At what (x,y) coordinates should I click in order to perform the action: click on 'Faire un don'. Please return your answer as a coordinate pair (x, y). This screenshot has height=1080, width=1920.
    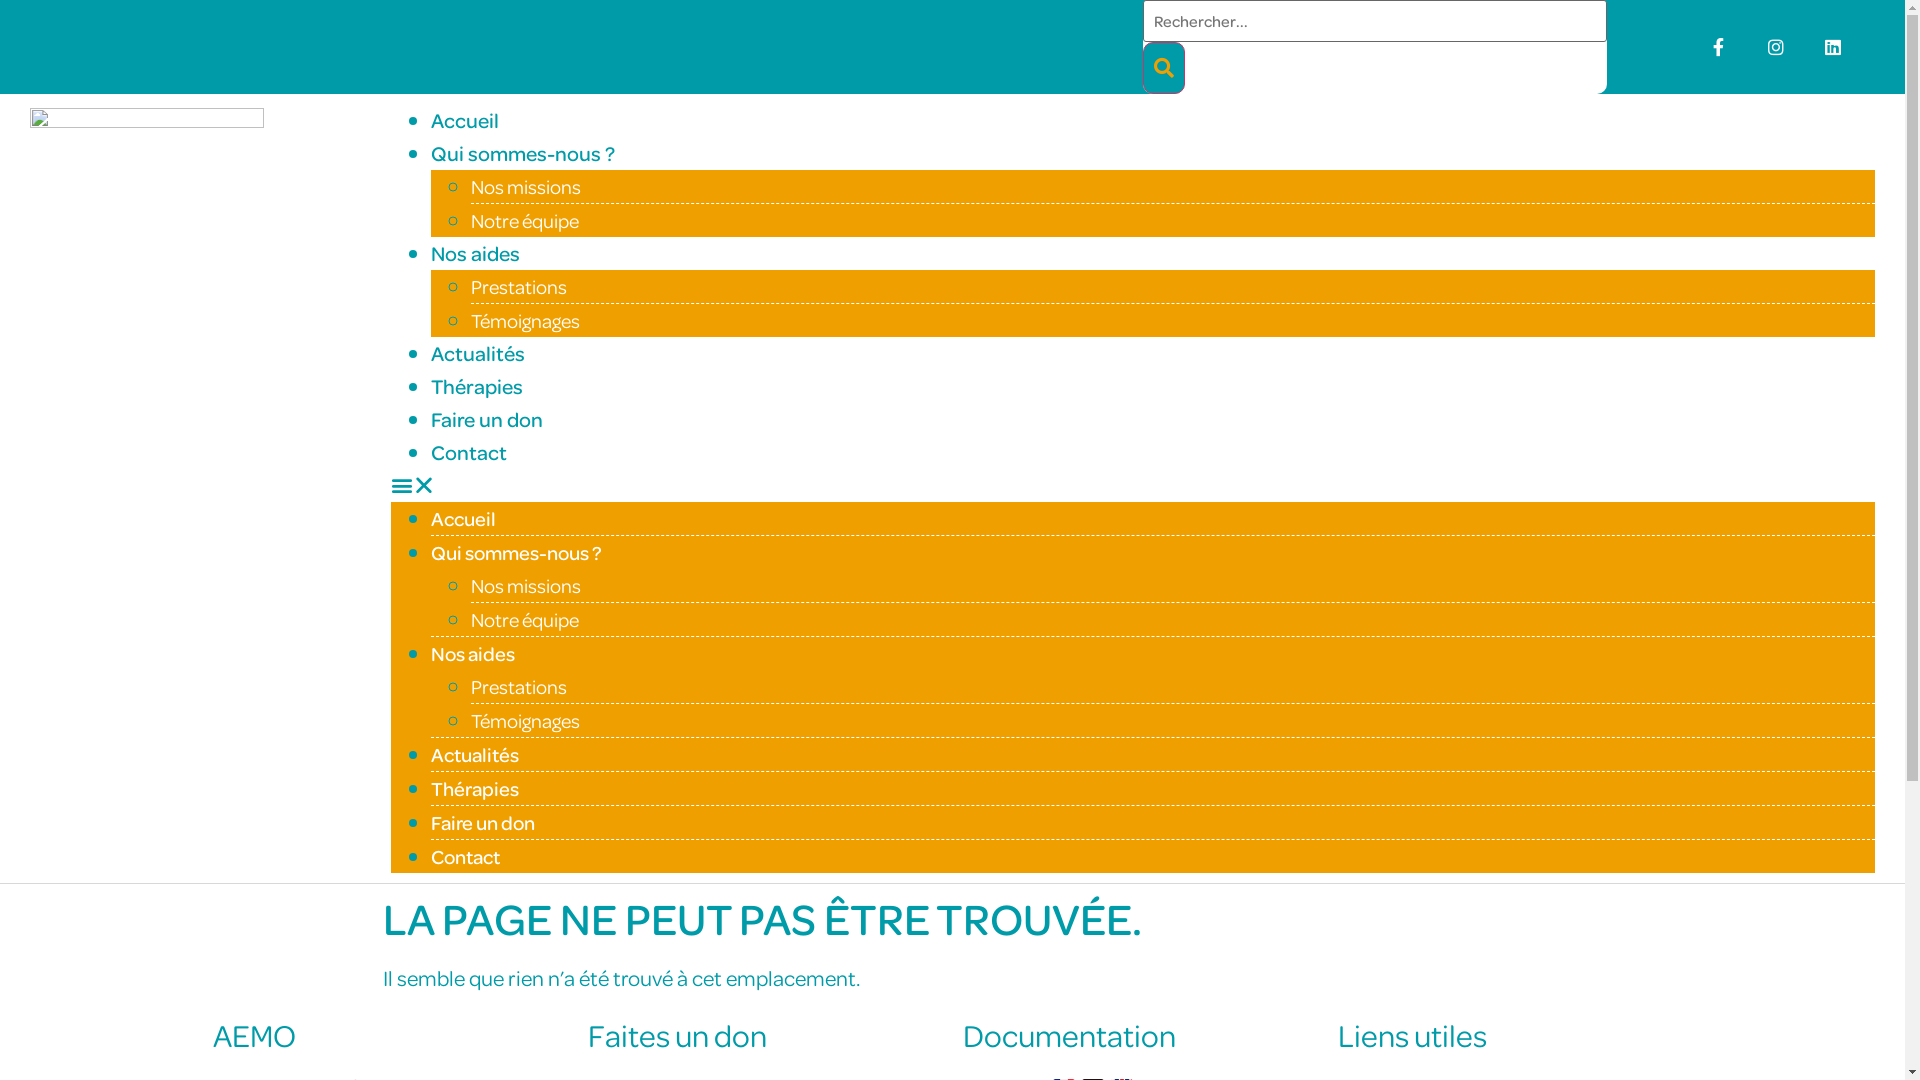
    Looking at the image, I should click on (486, 418).